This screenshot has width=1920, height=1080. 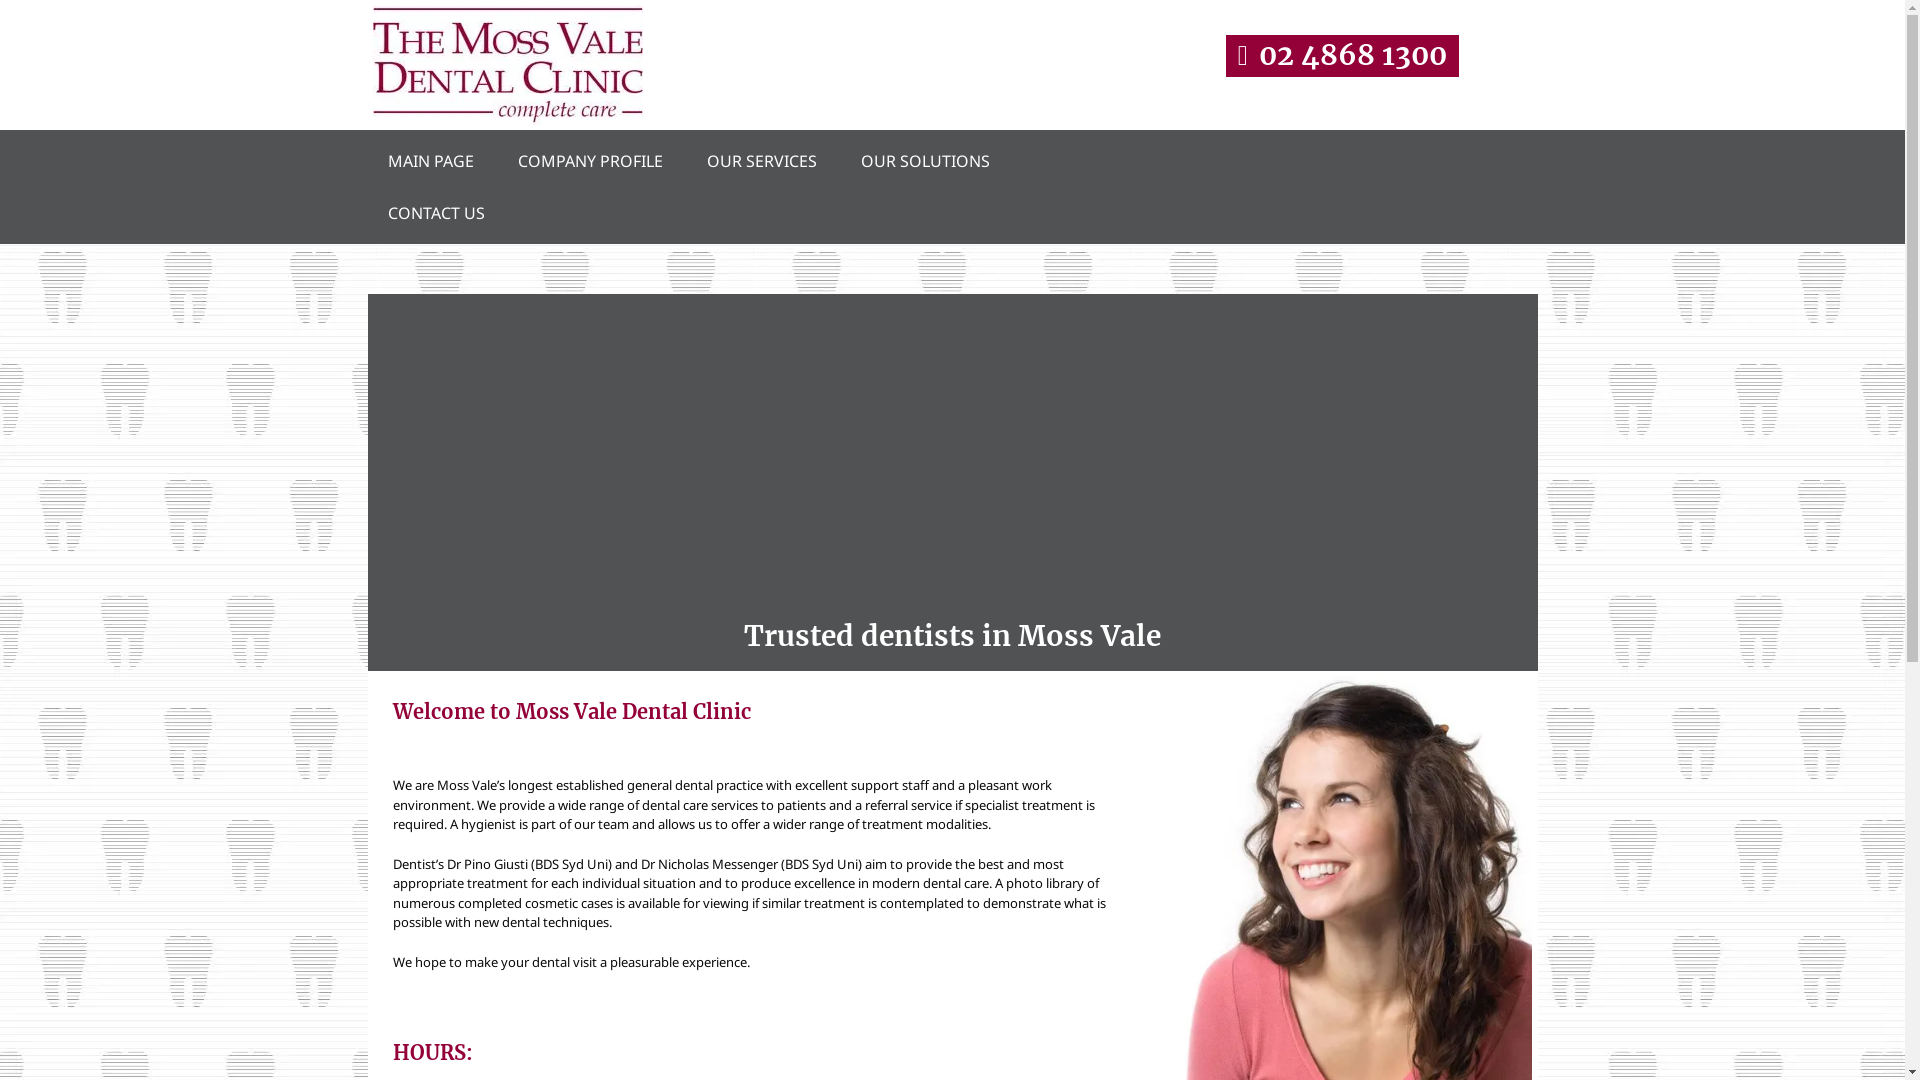 I want to click on 'COMPANY PROFILE', so click(x=502, y=160).